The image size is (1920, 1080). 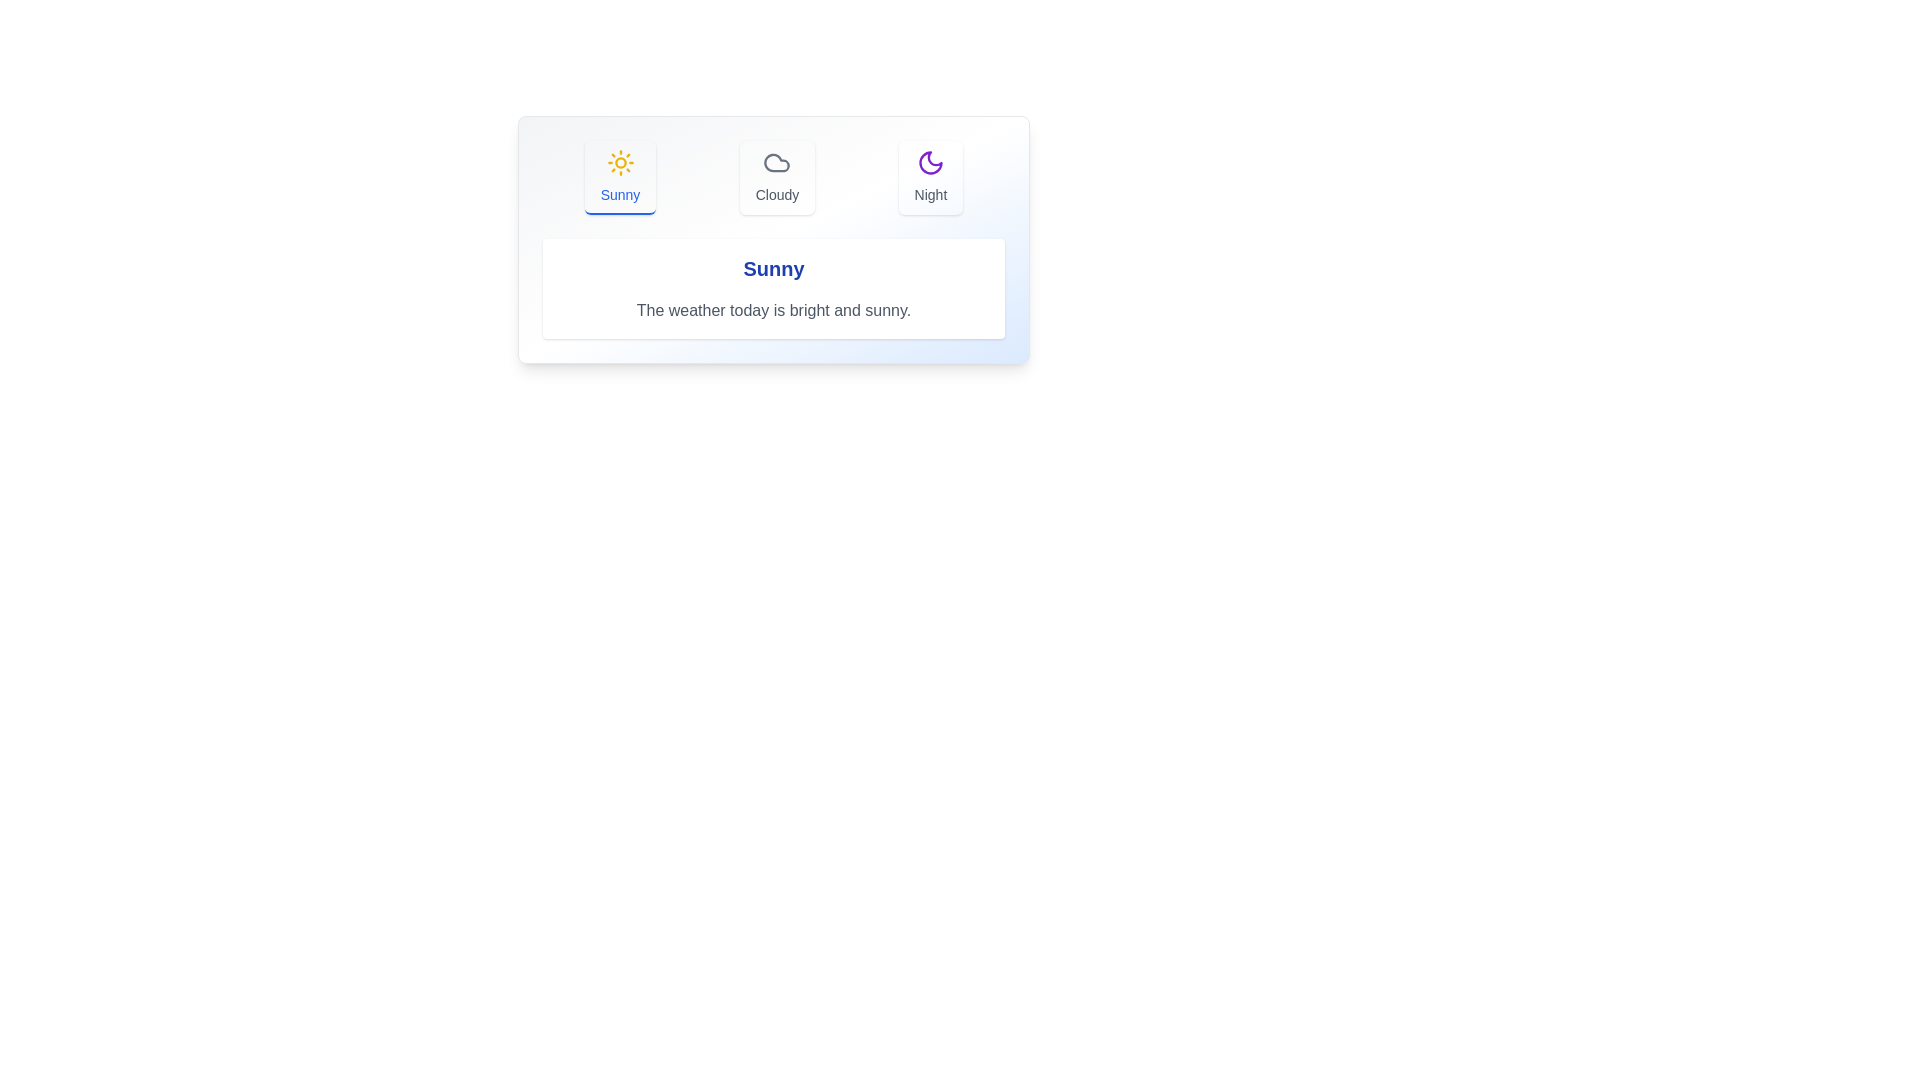 What do you see at coordinates (929, 176) in the screenshot?
I see `the tab labeled Night to switch to its content` at bounding box center [929, 176].